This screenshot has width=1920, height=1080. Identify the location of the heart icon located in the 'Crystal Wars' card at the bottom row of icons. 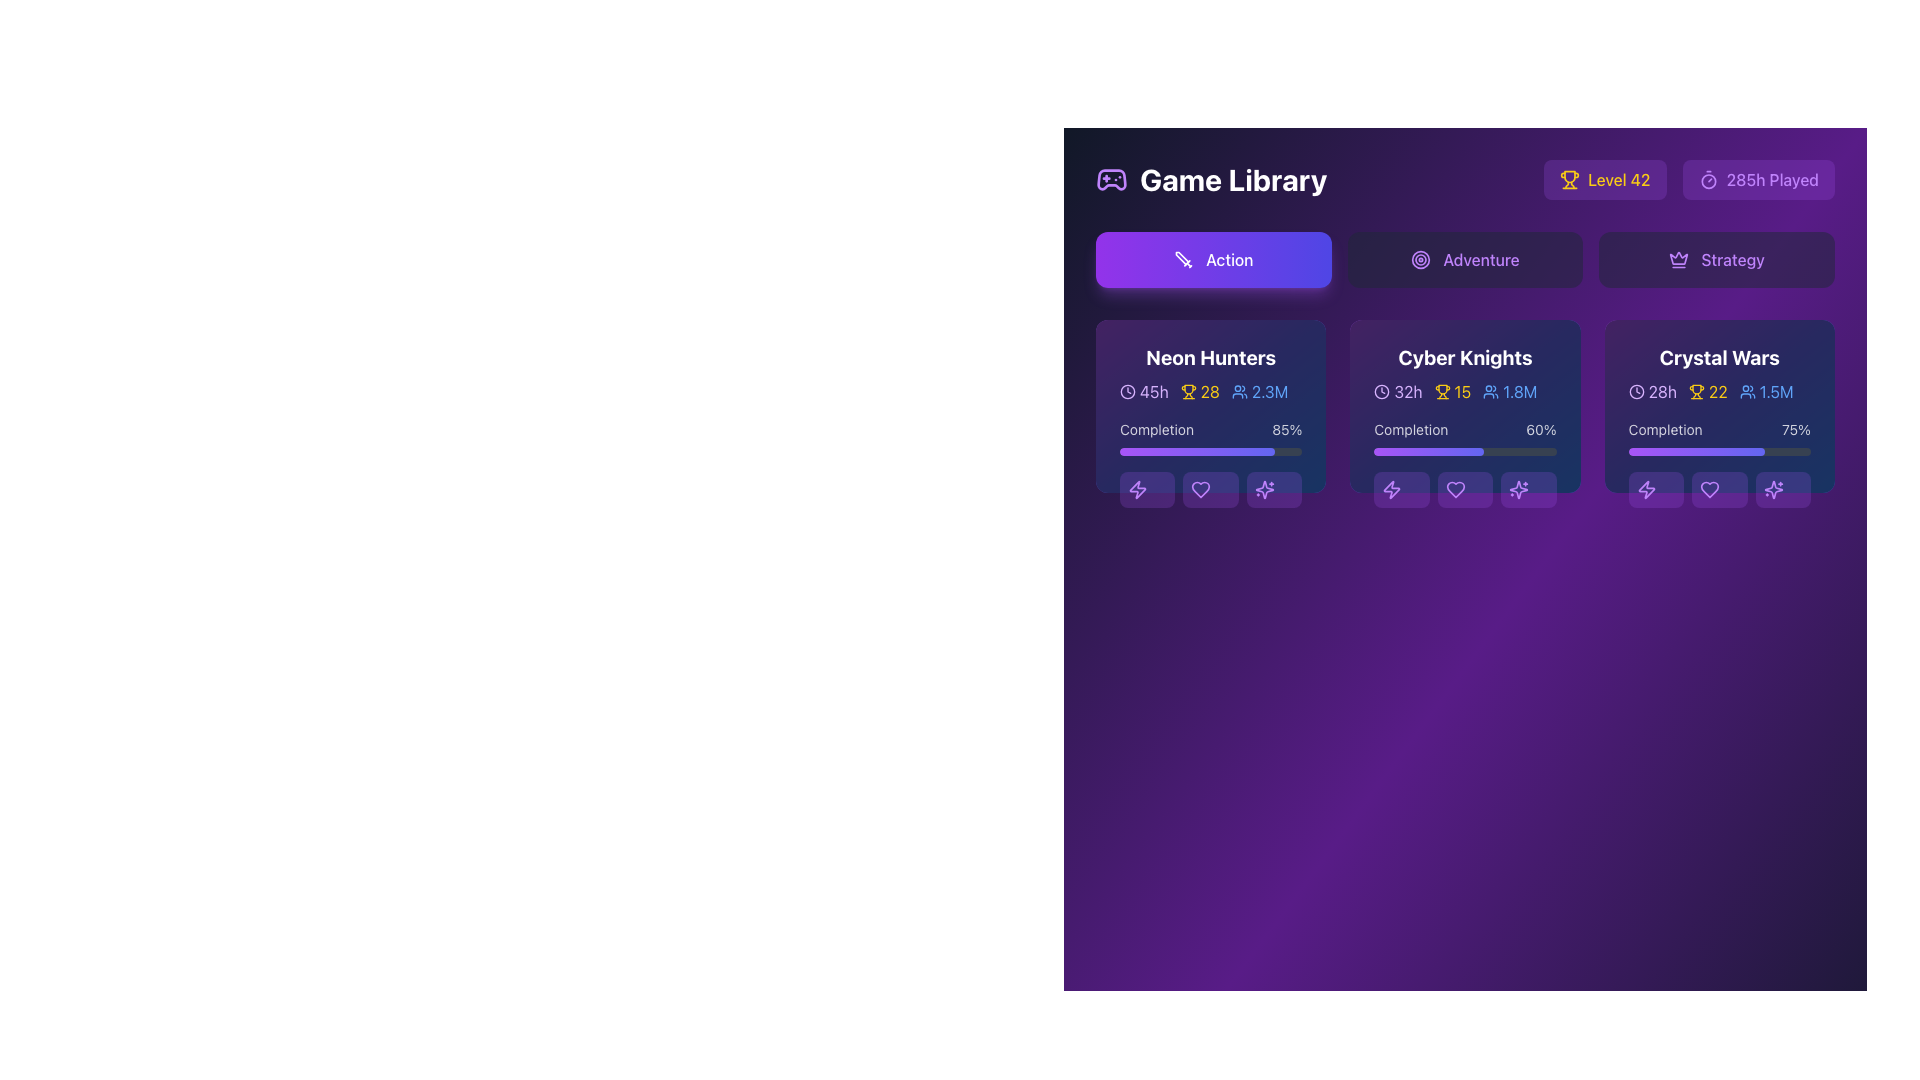
(1709, 489).